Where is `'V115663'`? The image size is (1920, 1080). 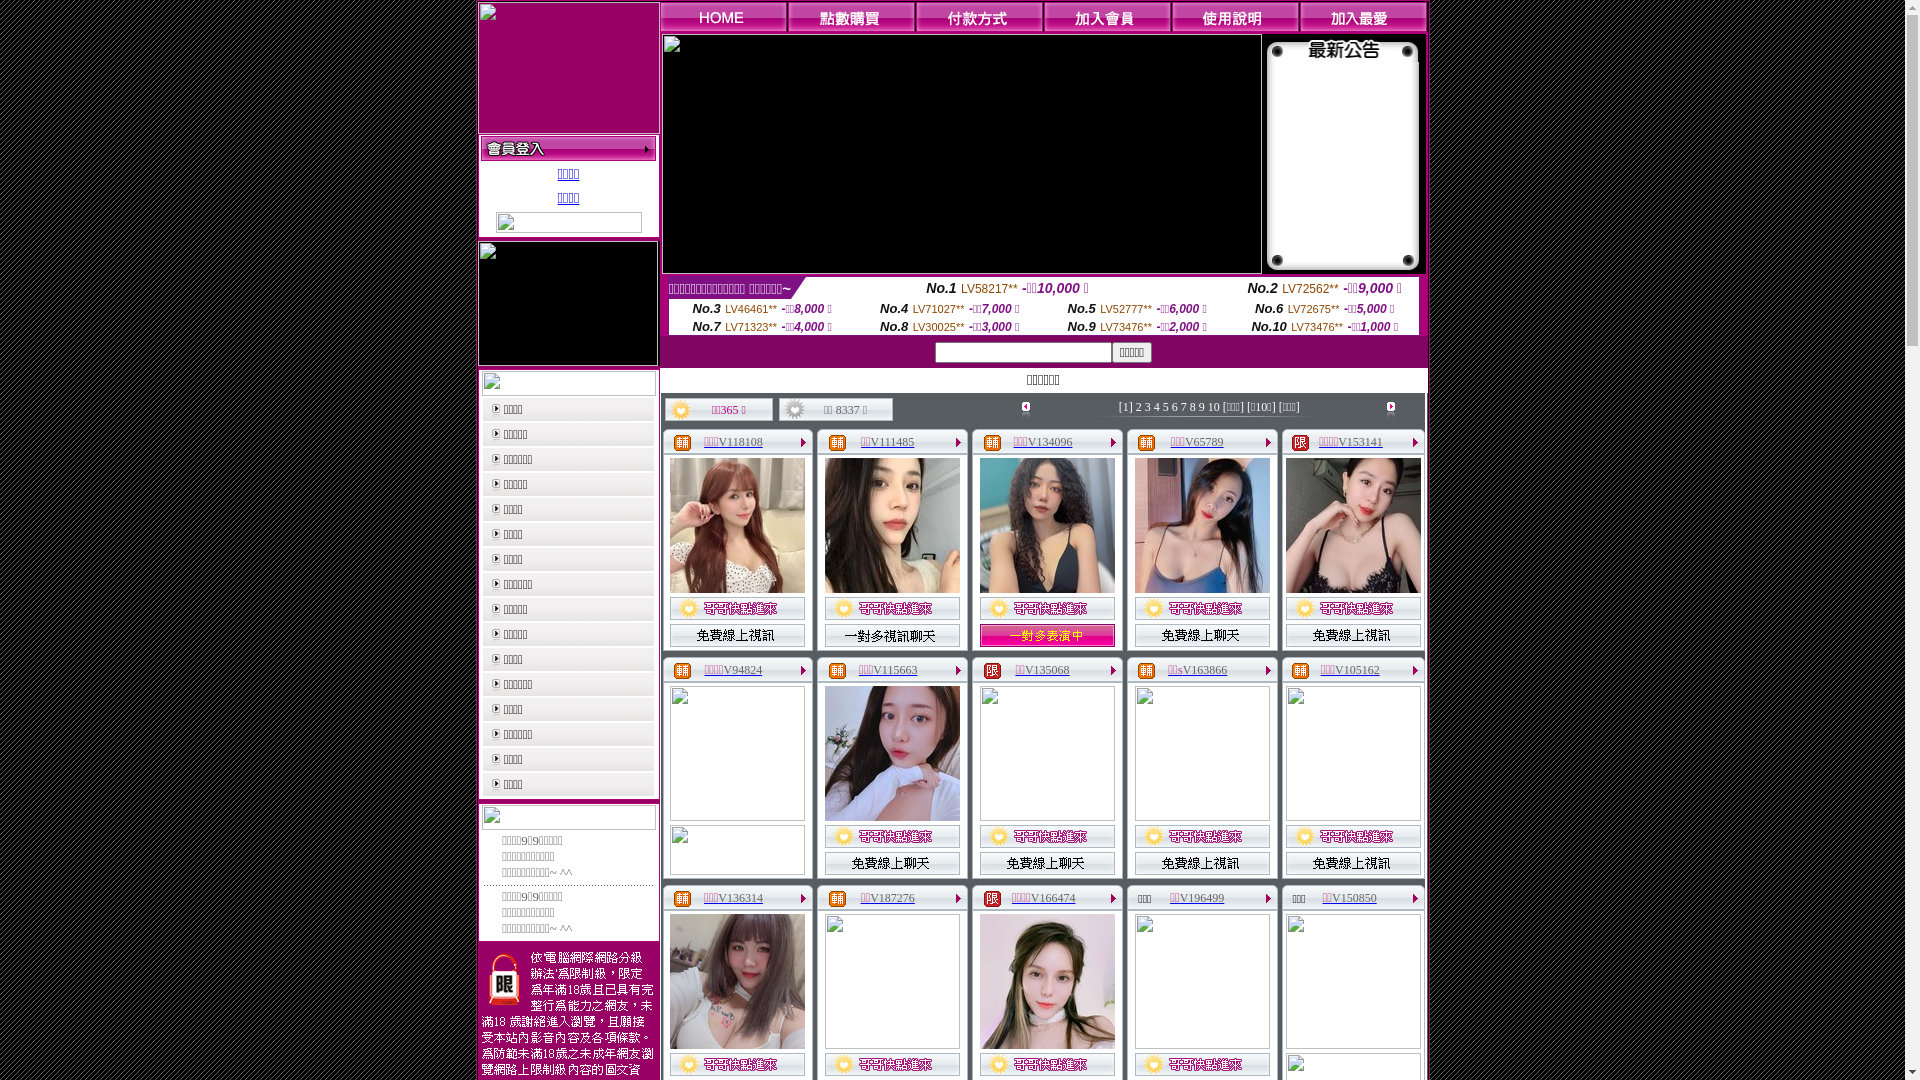 'V115663' is located at coordinates (893, 670).